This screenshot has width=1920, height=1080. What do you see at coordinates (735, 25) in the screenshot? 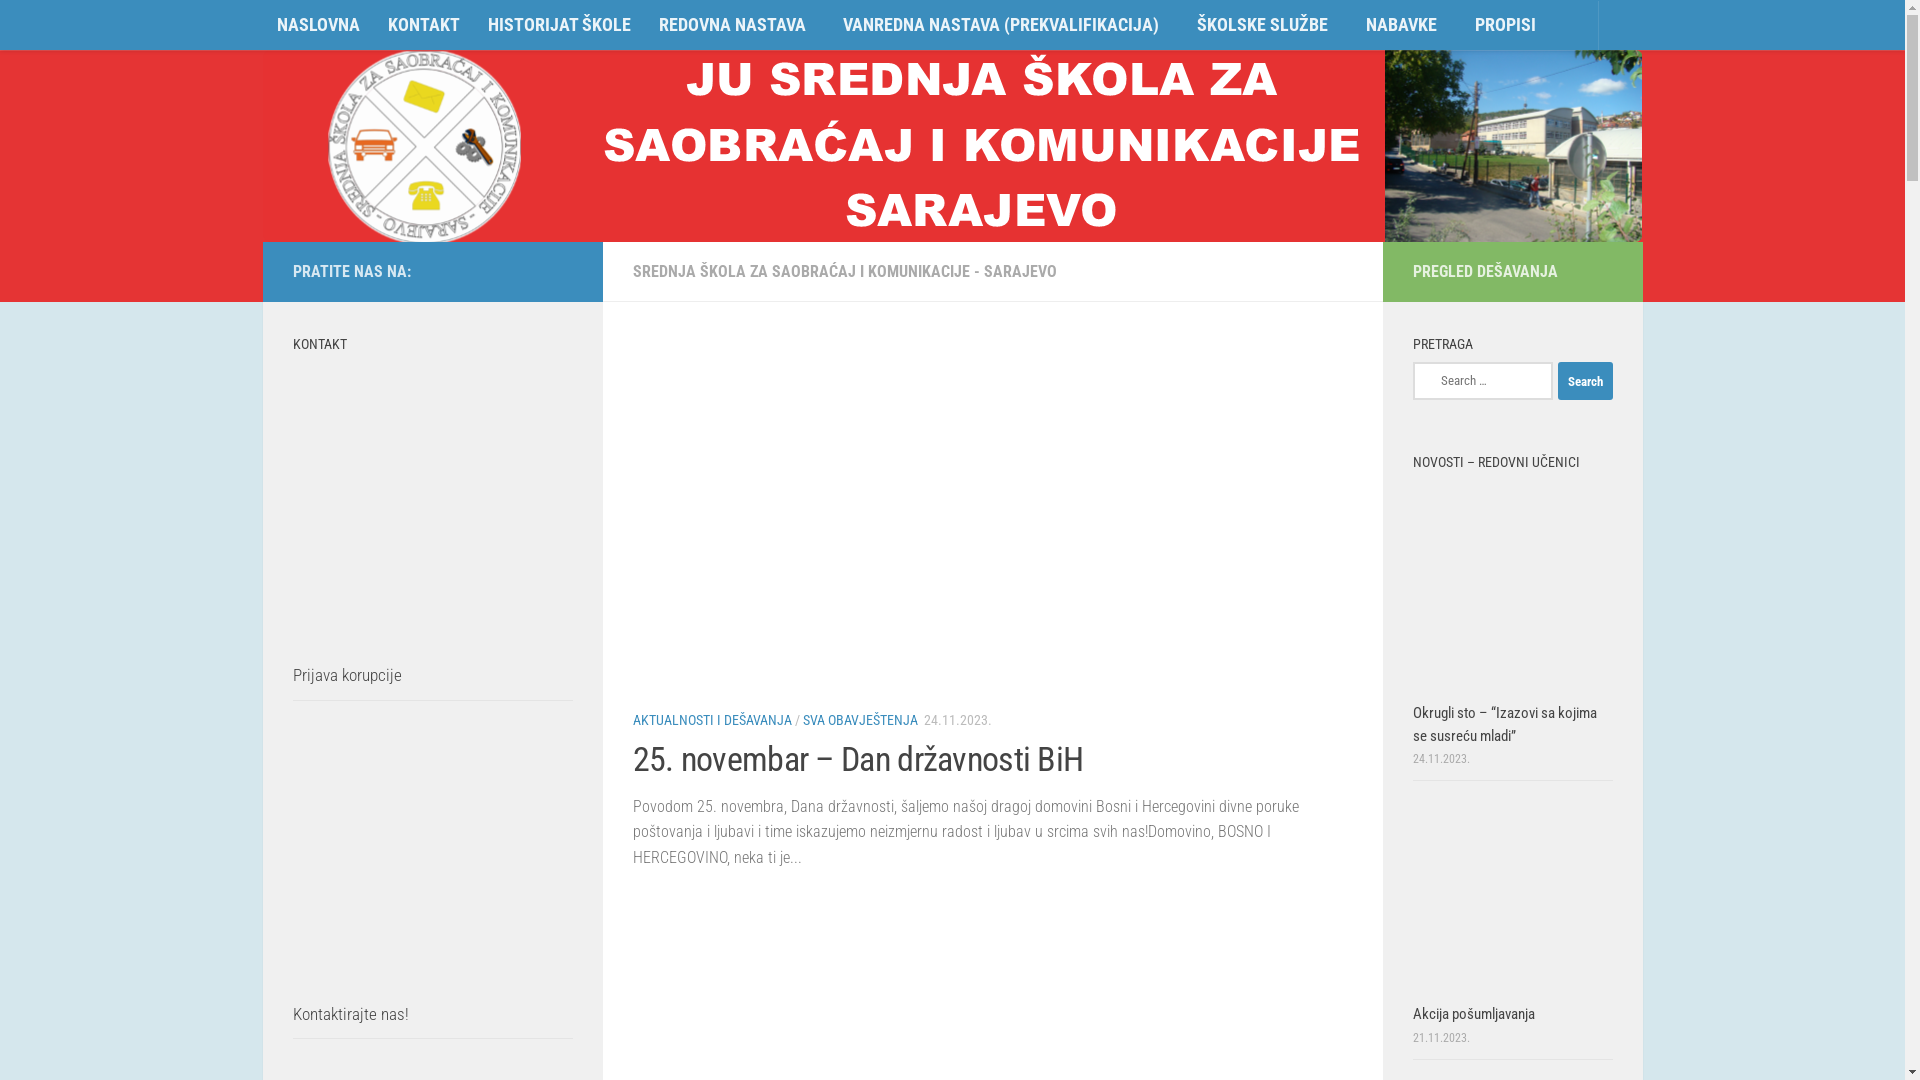
I see `'REDOVNA NASTAVA'` at bounding box center [735, 25].